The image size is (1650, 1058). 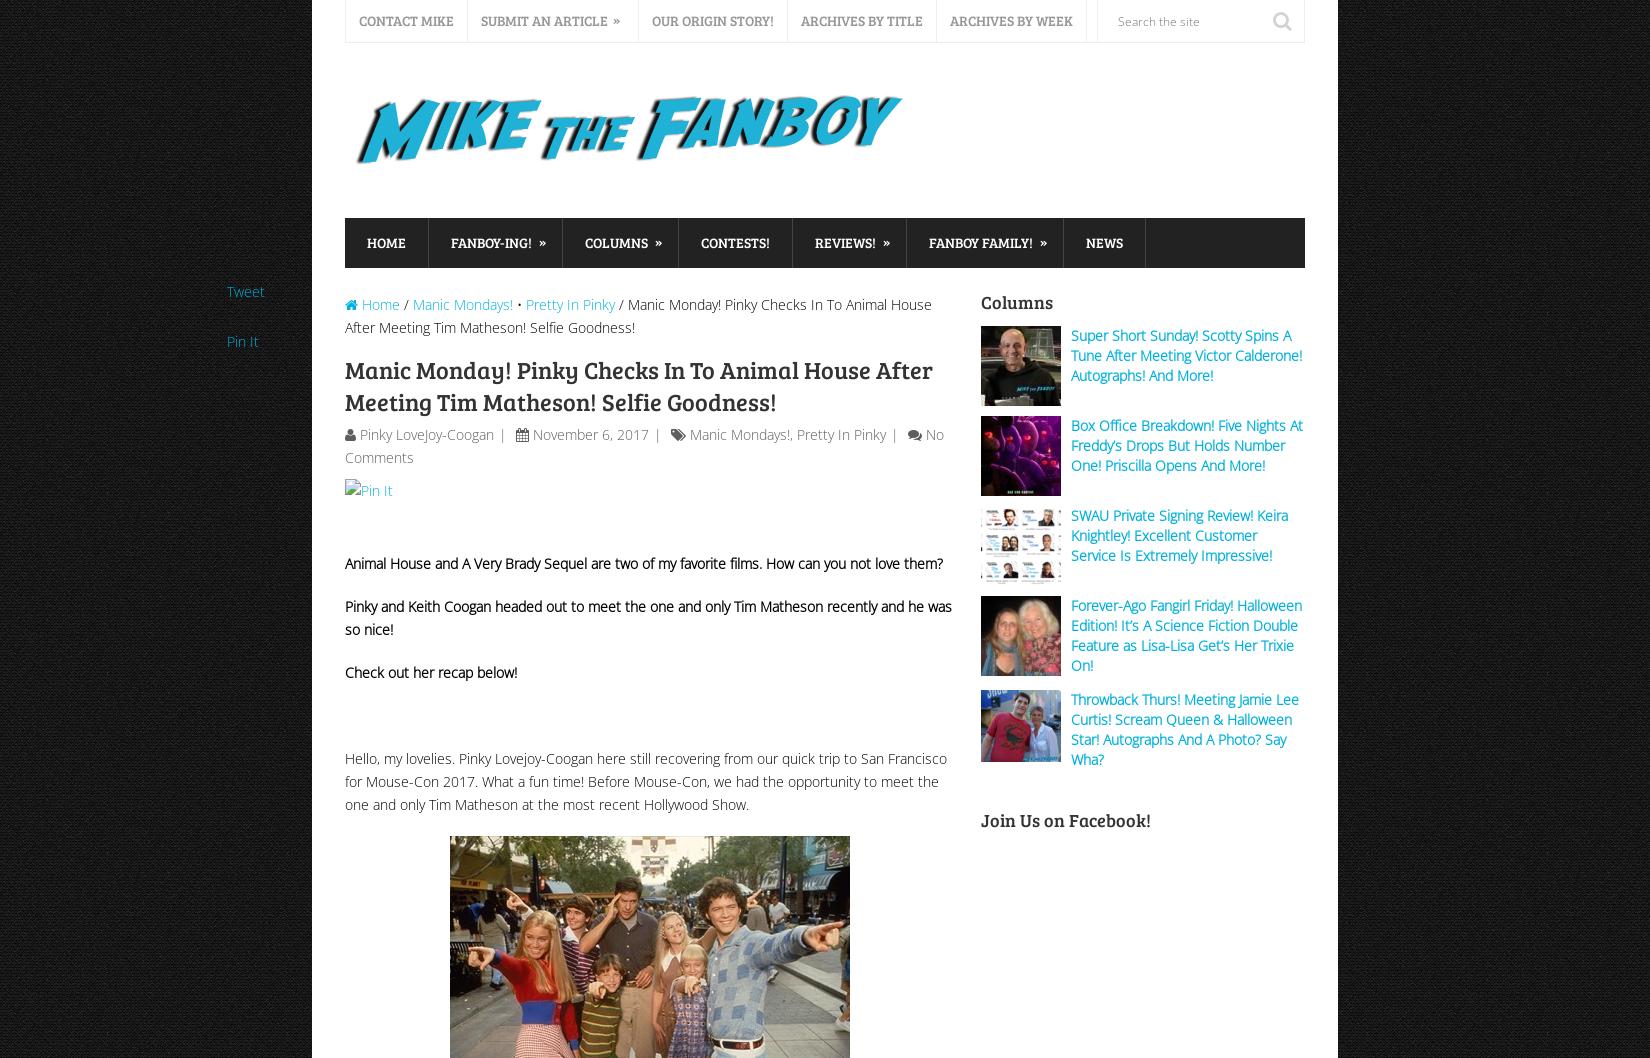 I want to click on 'Check out her recap below!', so click(x=429, y=671).